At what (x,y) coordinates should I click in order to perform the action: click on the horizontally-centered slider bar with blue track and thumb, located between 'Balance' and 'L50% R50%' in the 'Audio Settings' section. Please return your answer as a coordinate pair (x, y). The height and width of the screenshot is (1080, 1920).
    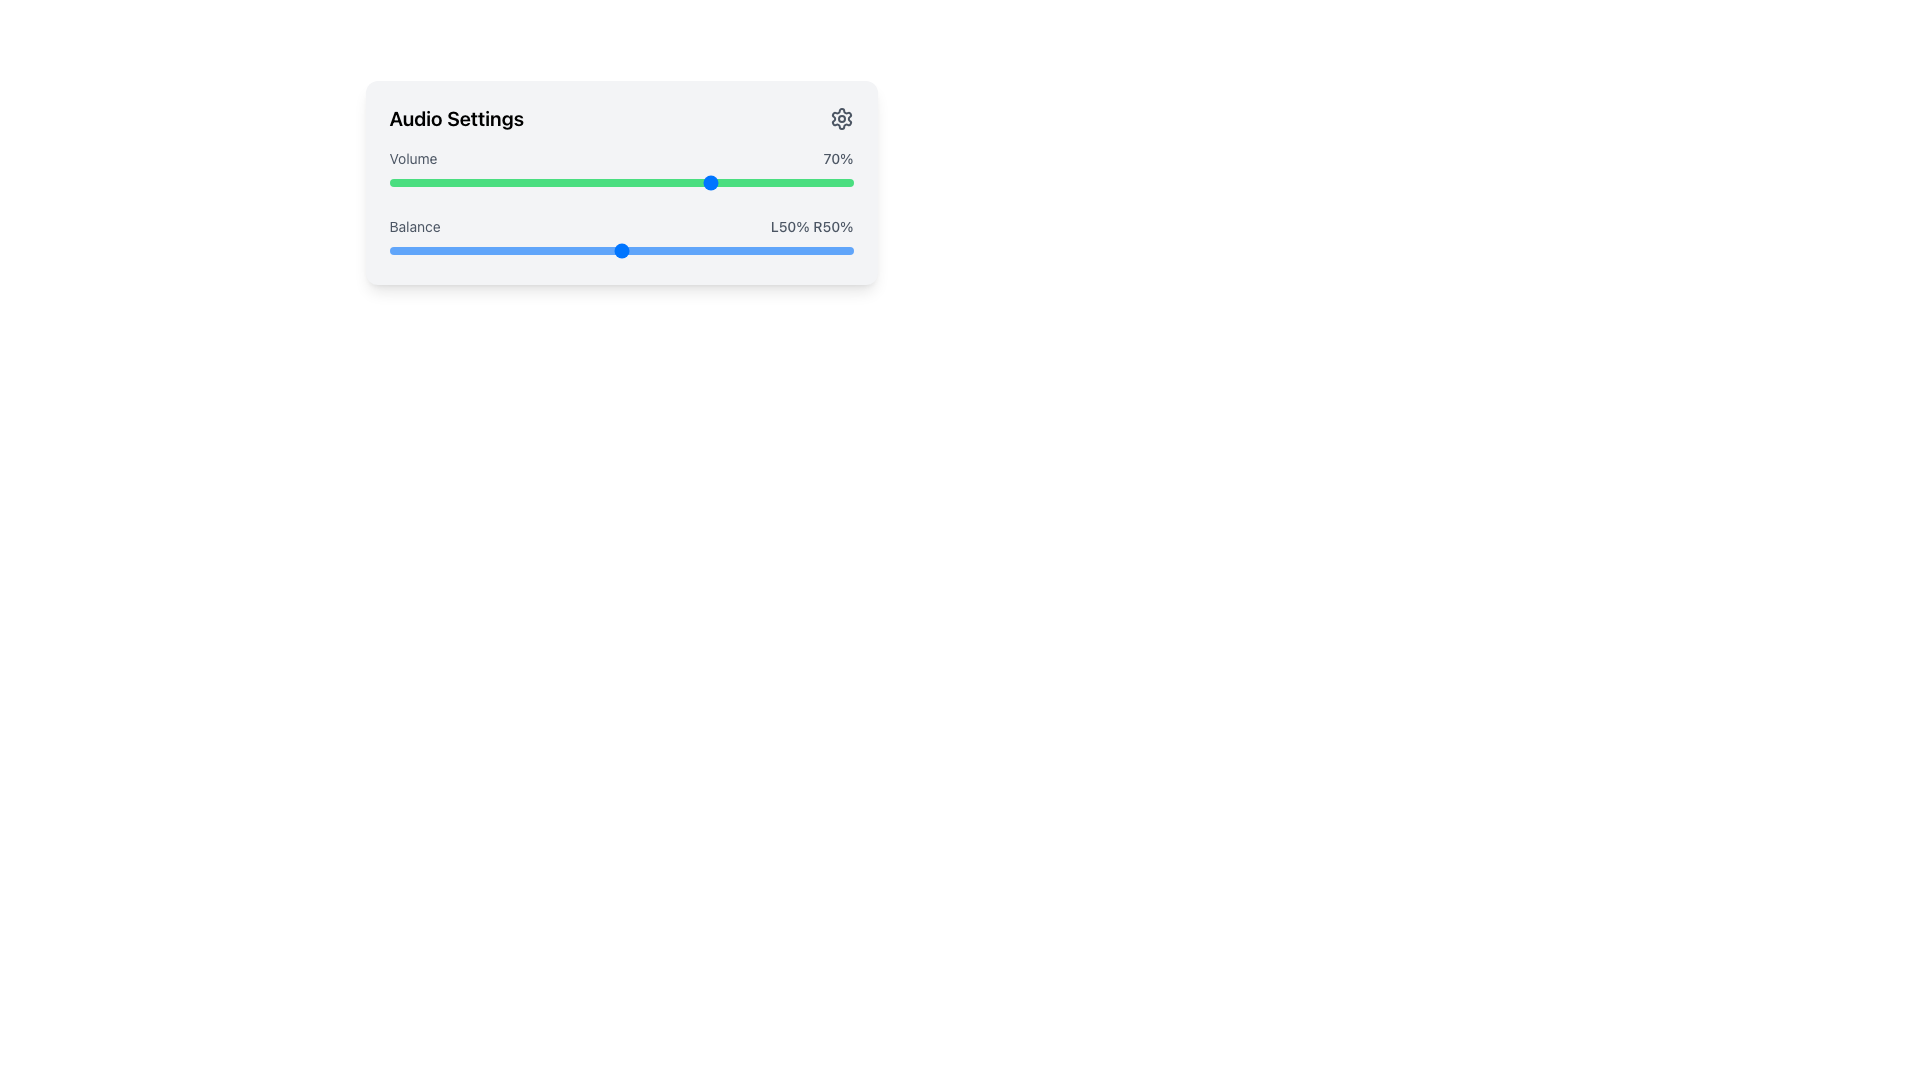
    Looking at the image, I should click on (620, 238).